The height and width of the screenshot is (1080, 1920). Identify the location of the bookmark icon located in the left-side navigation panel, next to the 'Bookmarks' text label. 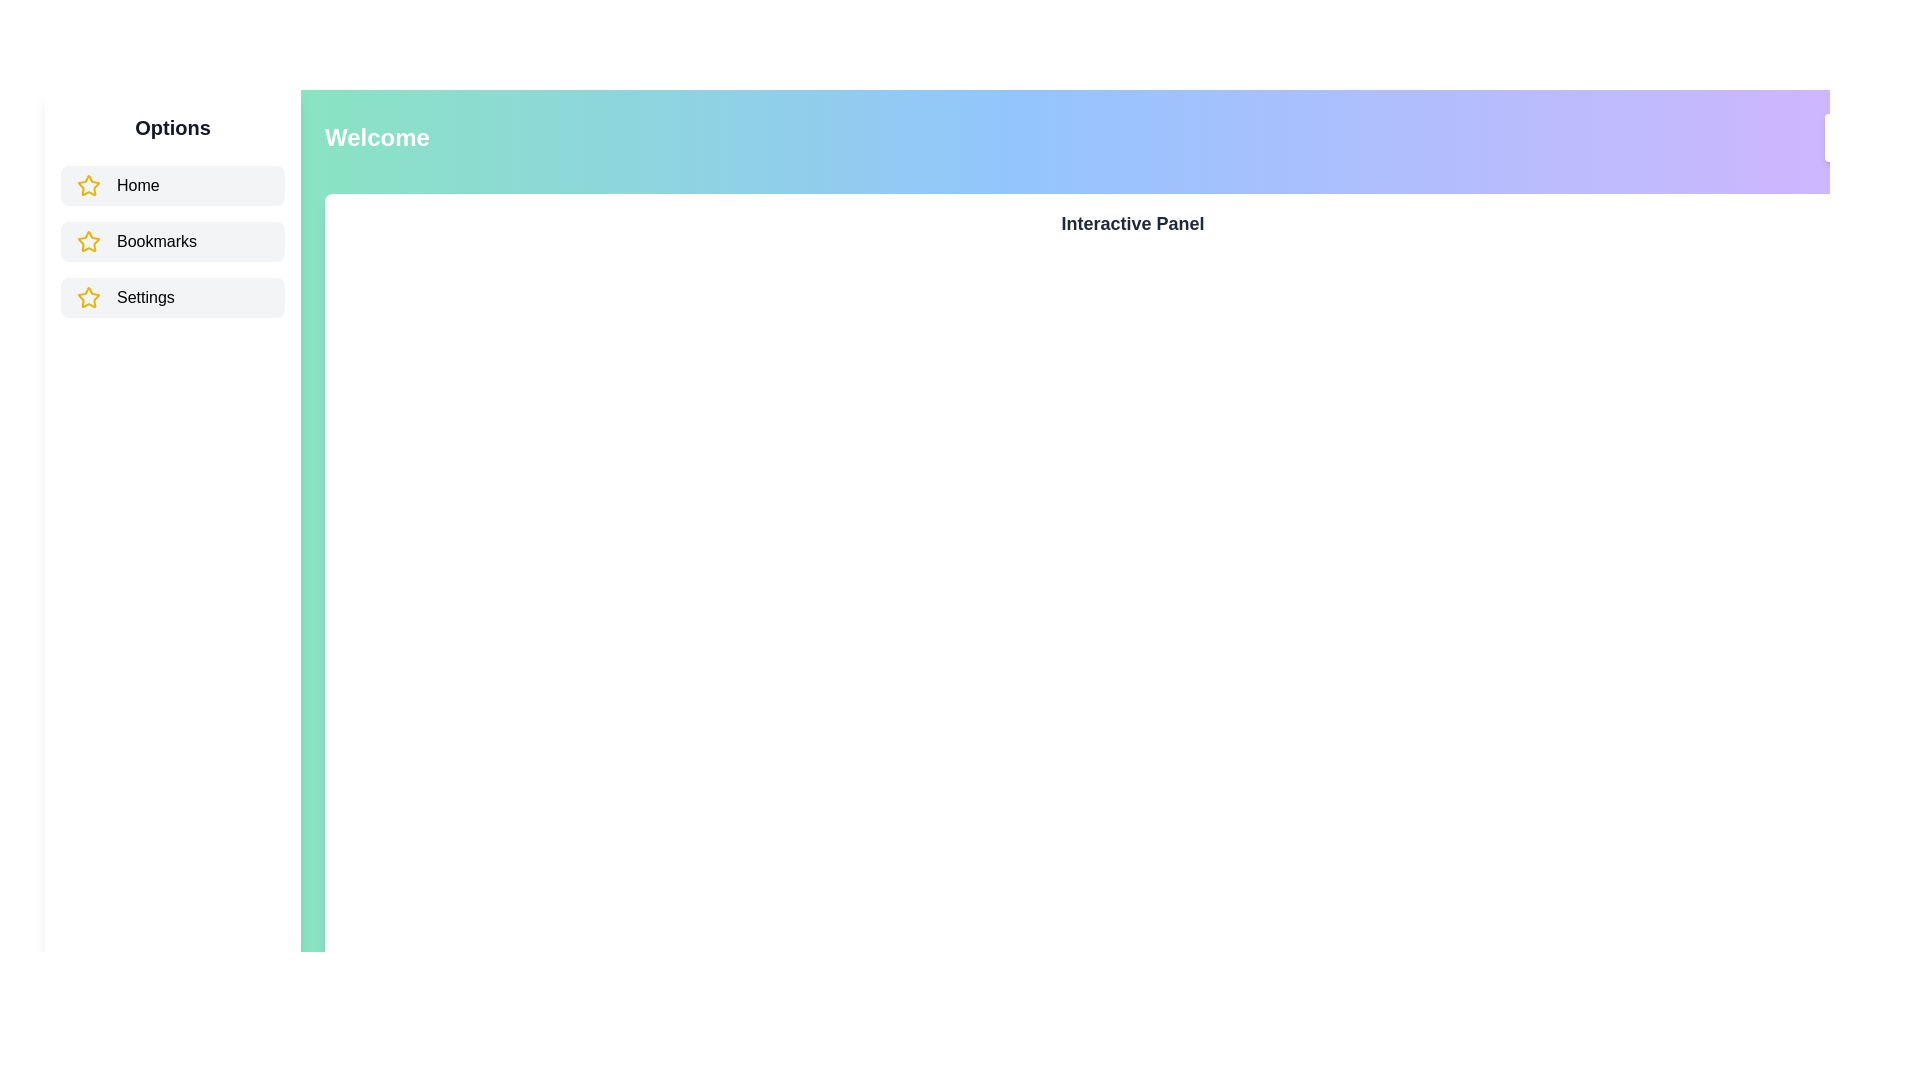
(88, 241).